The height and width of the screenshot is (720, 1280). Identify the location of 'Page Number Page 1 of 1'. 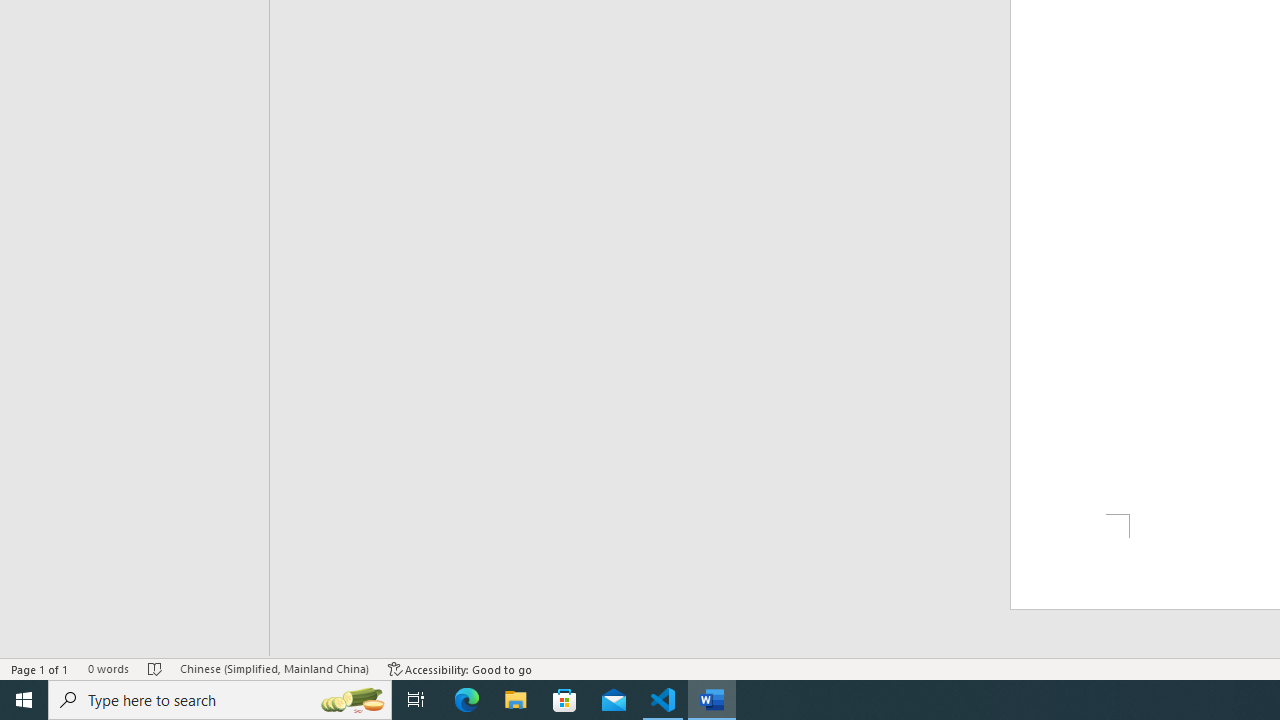
(40, 669).